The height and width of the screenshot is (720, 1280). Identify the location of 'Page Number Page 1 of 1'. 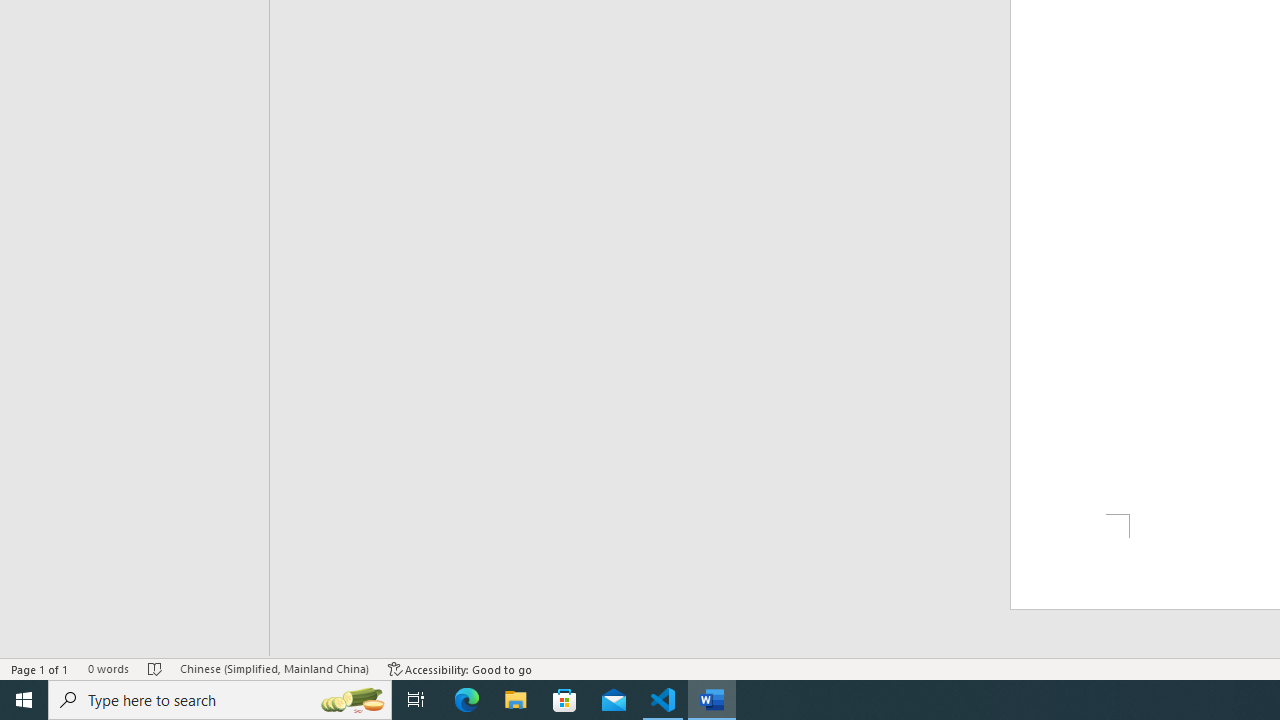
(40, 669).